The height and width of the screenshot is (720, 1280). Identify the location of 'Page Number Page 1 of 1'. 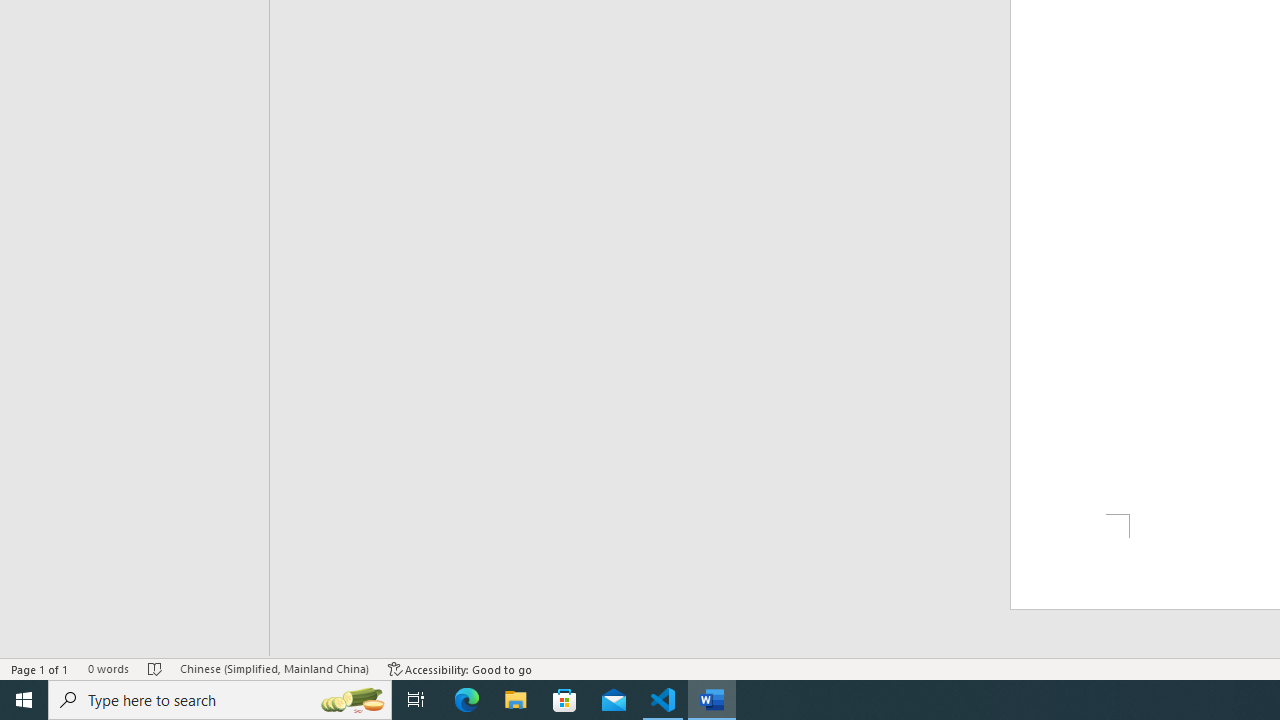
(40, 669).